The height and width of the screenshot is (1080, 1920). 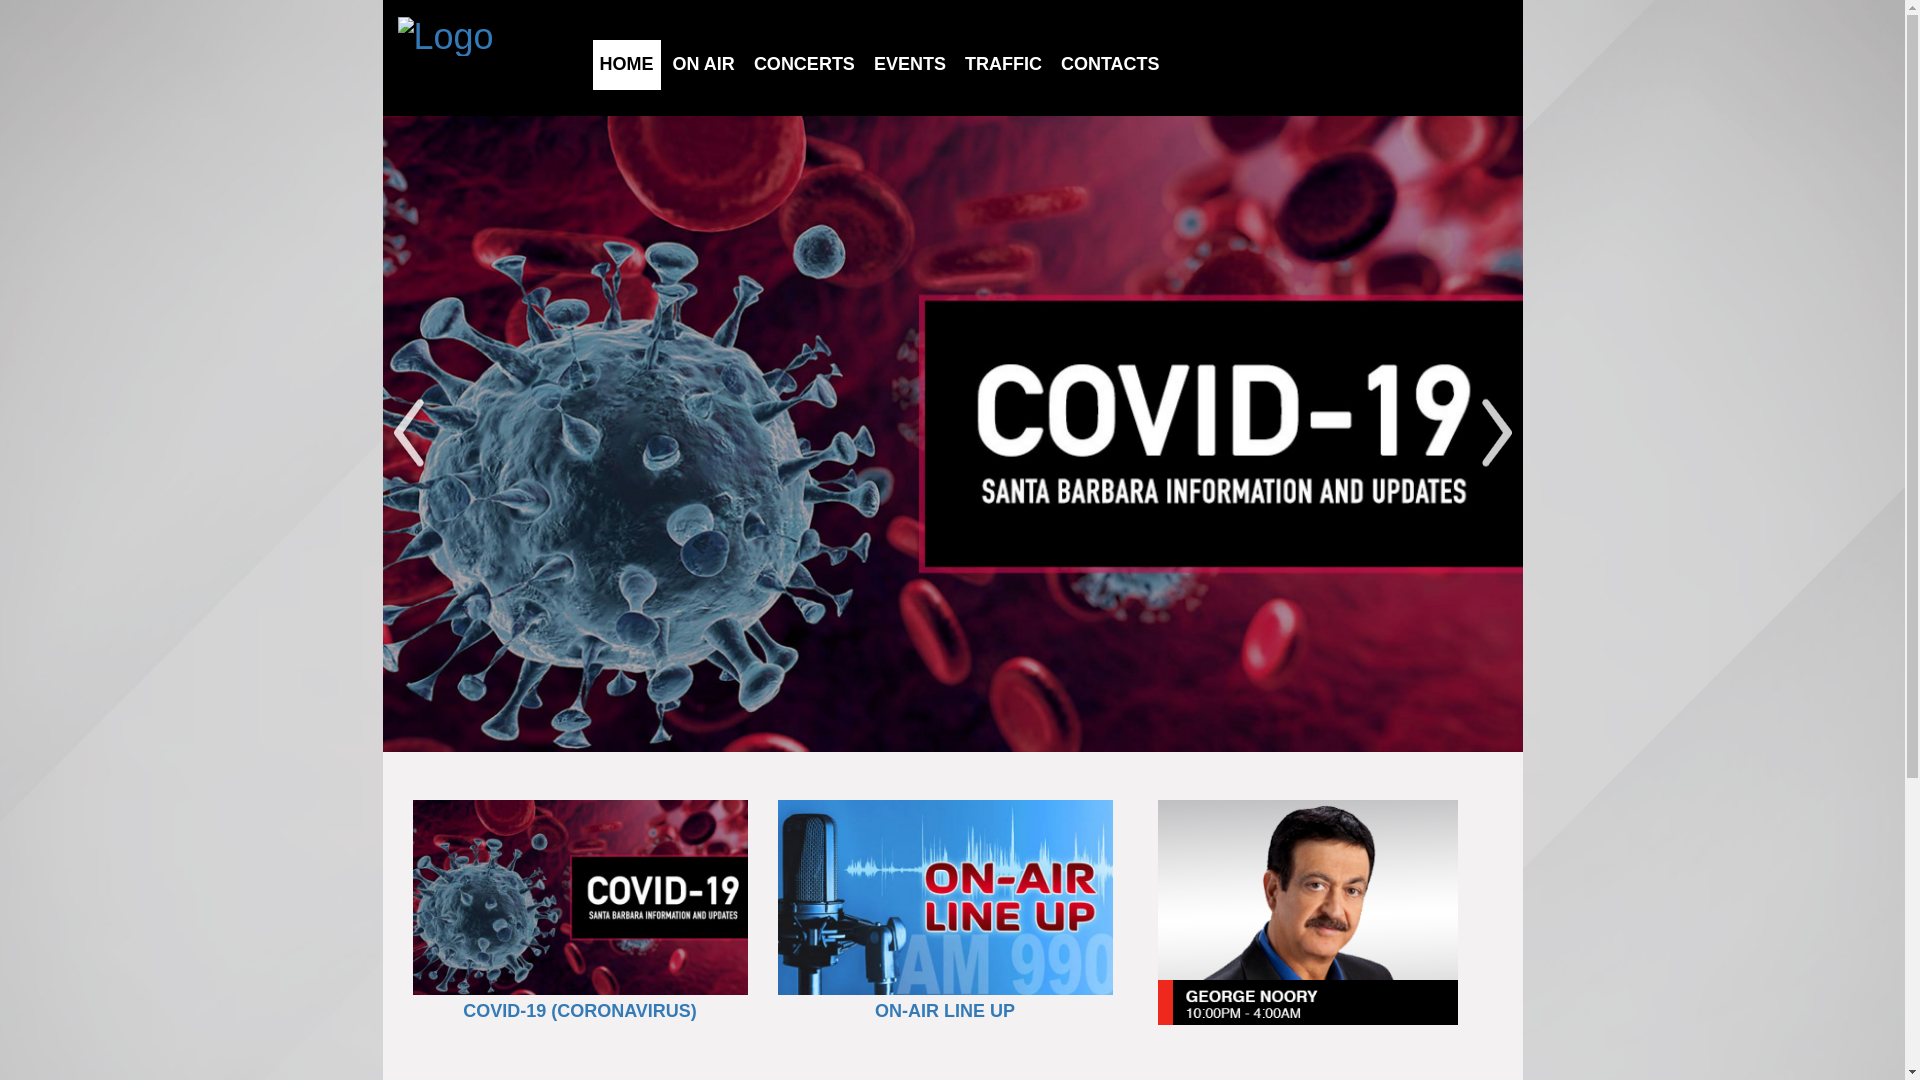 What do you see at coordinates (909, 63) in the screenshot?
I see `'EVENTS'` at bounding box center [909, 63].